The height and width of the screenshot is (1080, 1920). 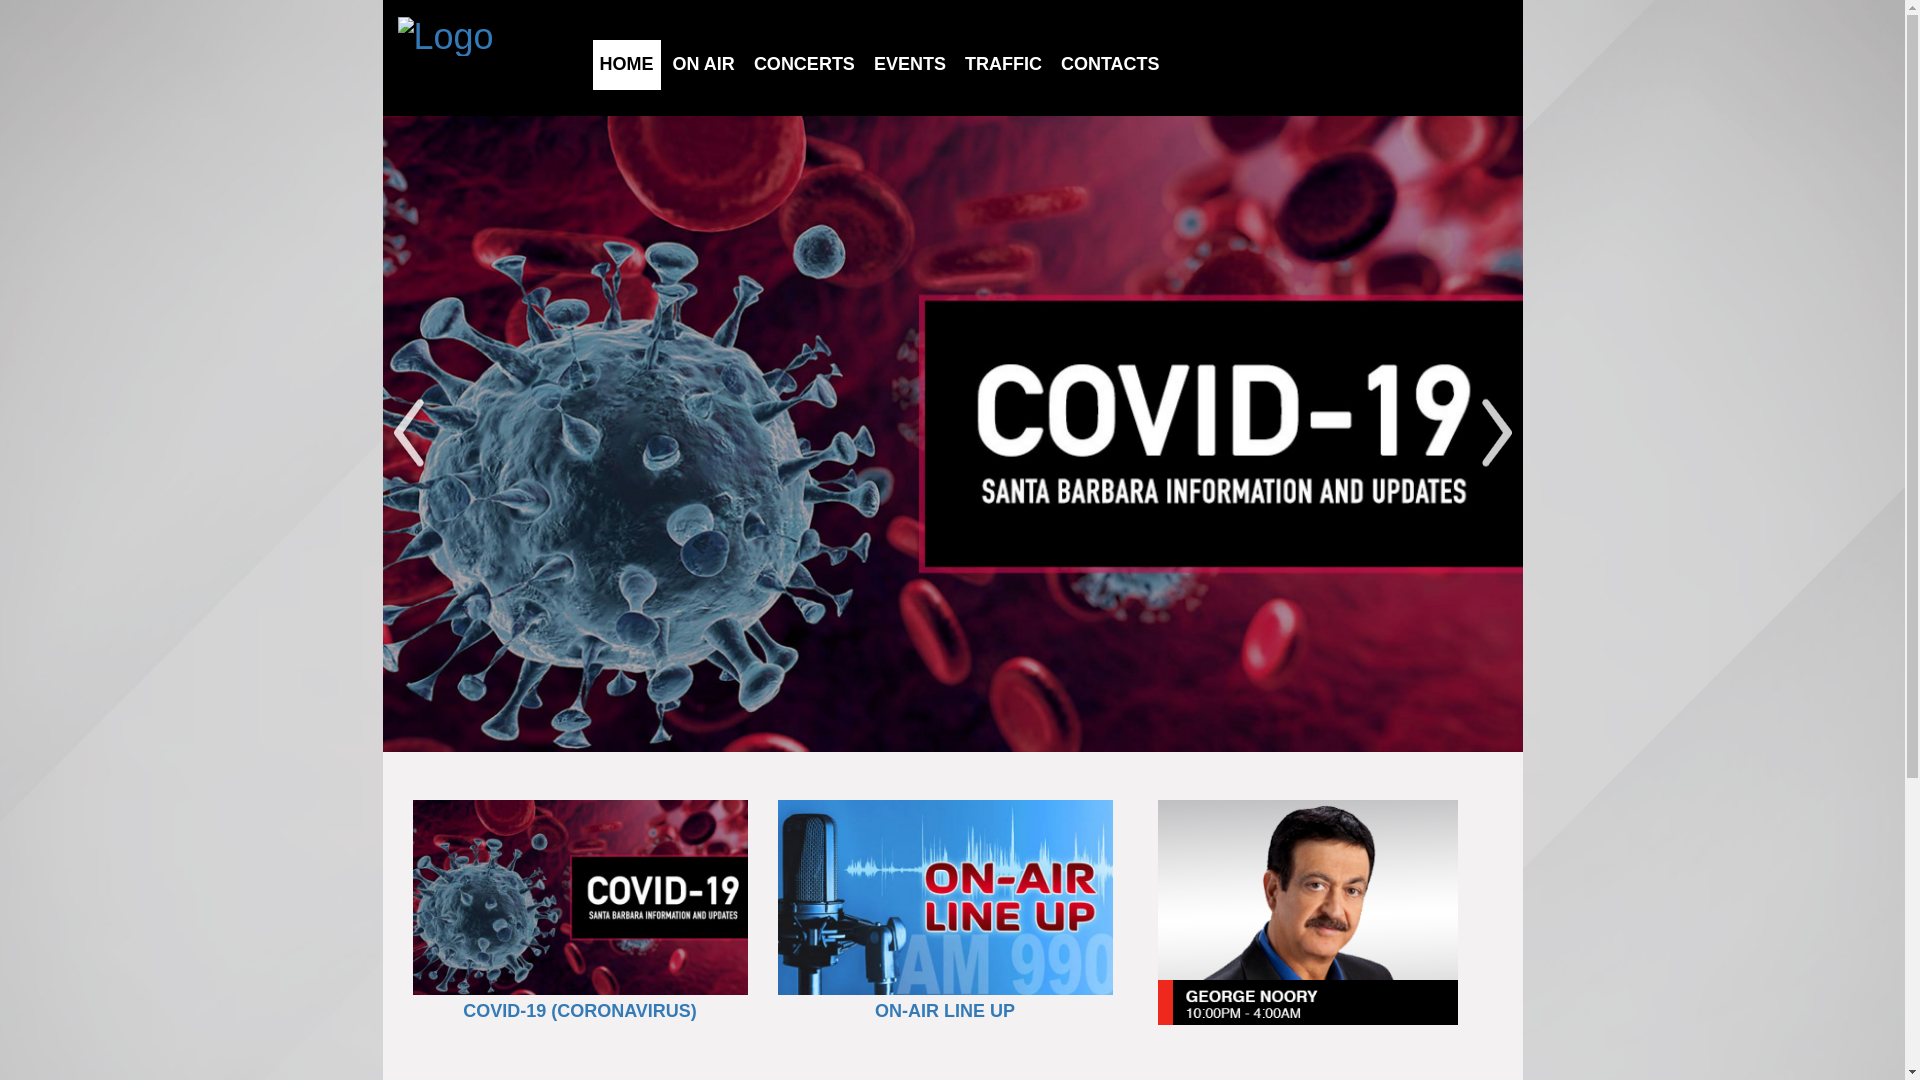 What do you see at coordinates (909, 63) in the screenshot?
I see `'EVENTS'` at bounding box center [909, 63].